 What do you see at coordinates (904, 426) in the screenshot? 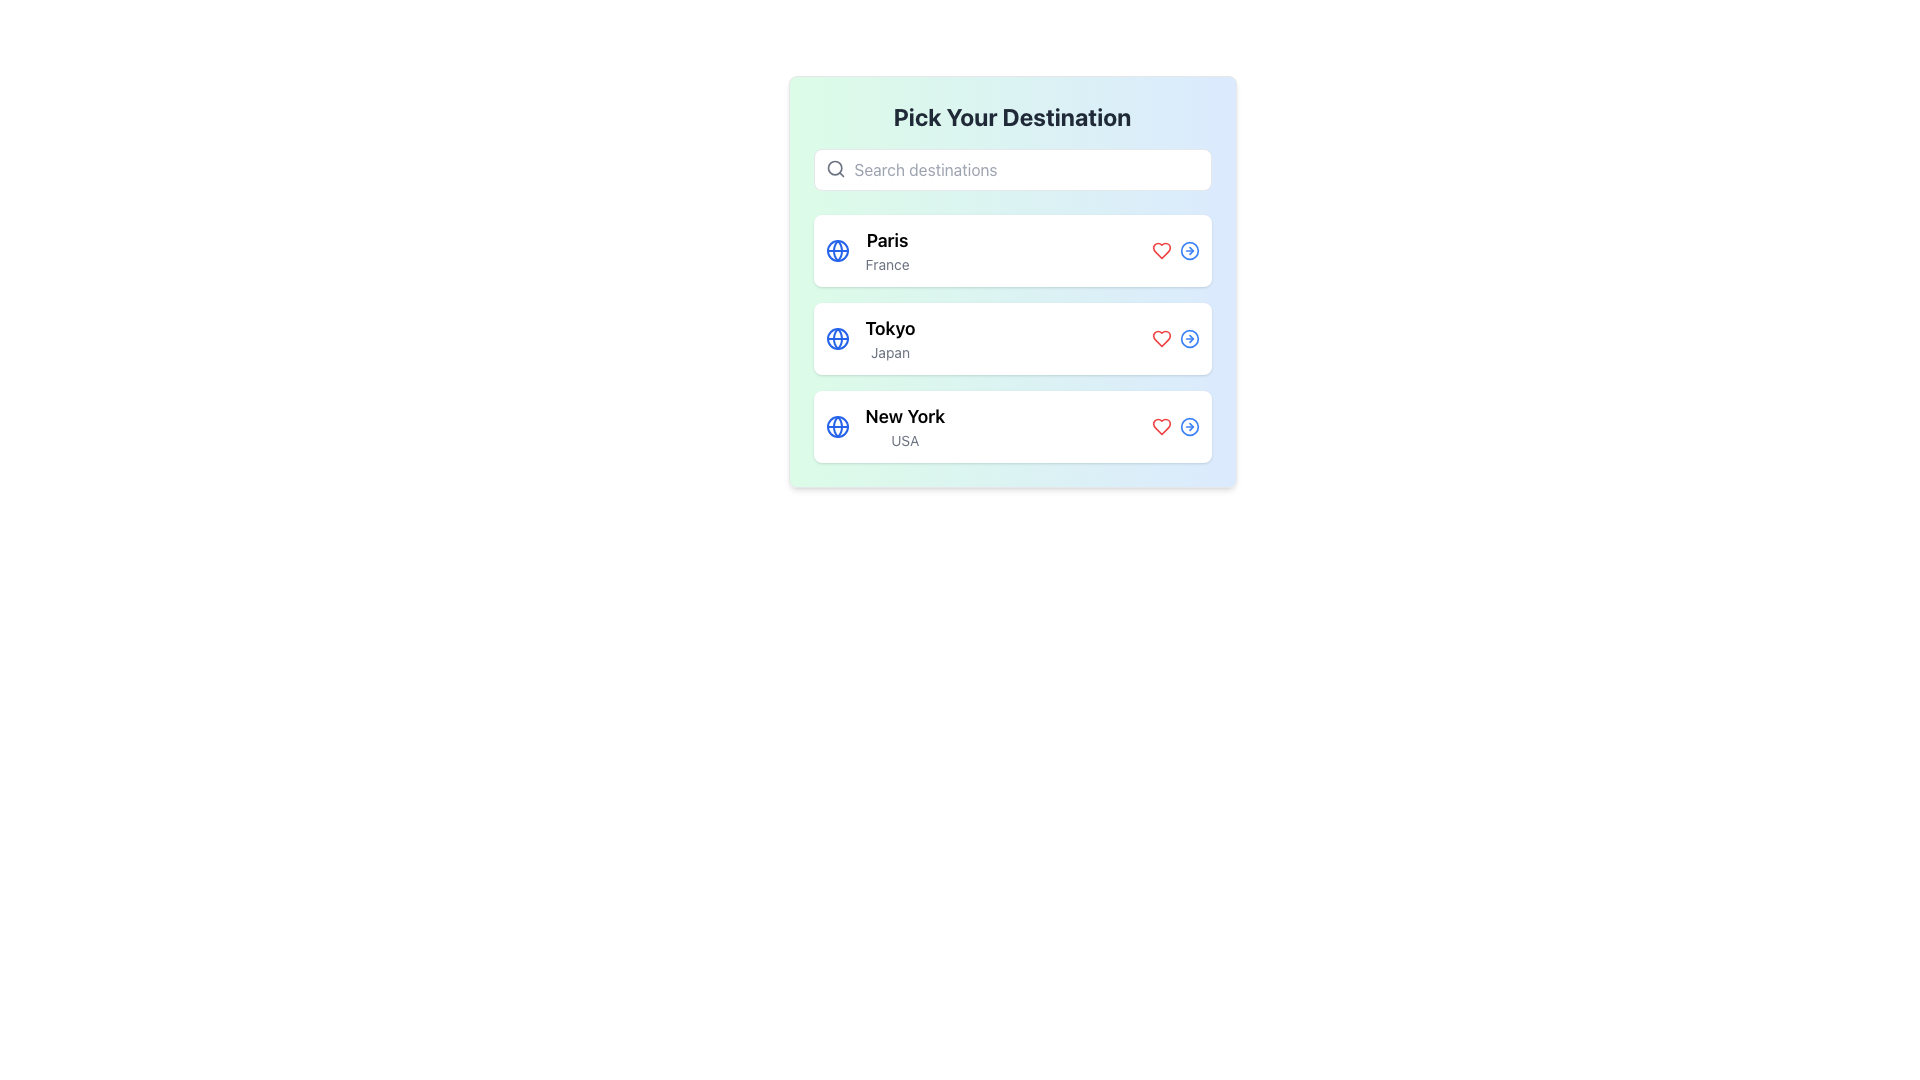
I see `the text label displaying 'New York', which is positioned in the third row of the 'Pick Your Destination' list, aligned to the right of a globe icon` at bounding box center [904, 426].